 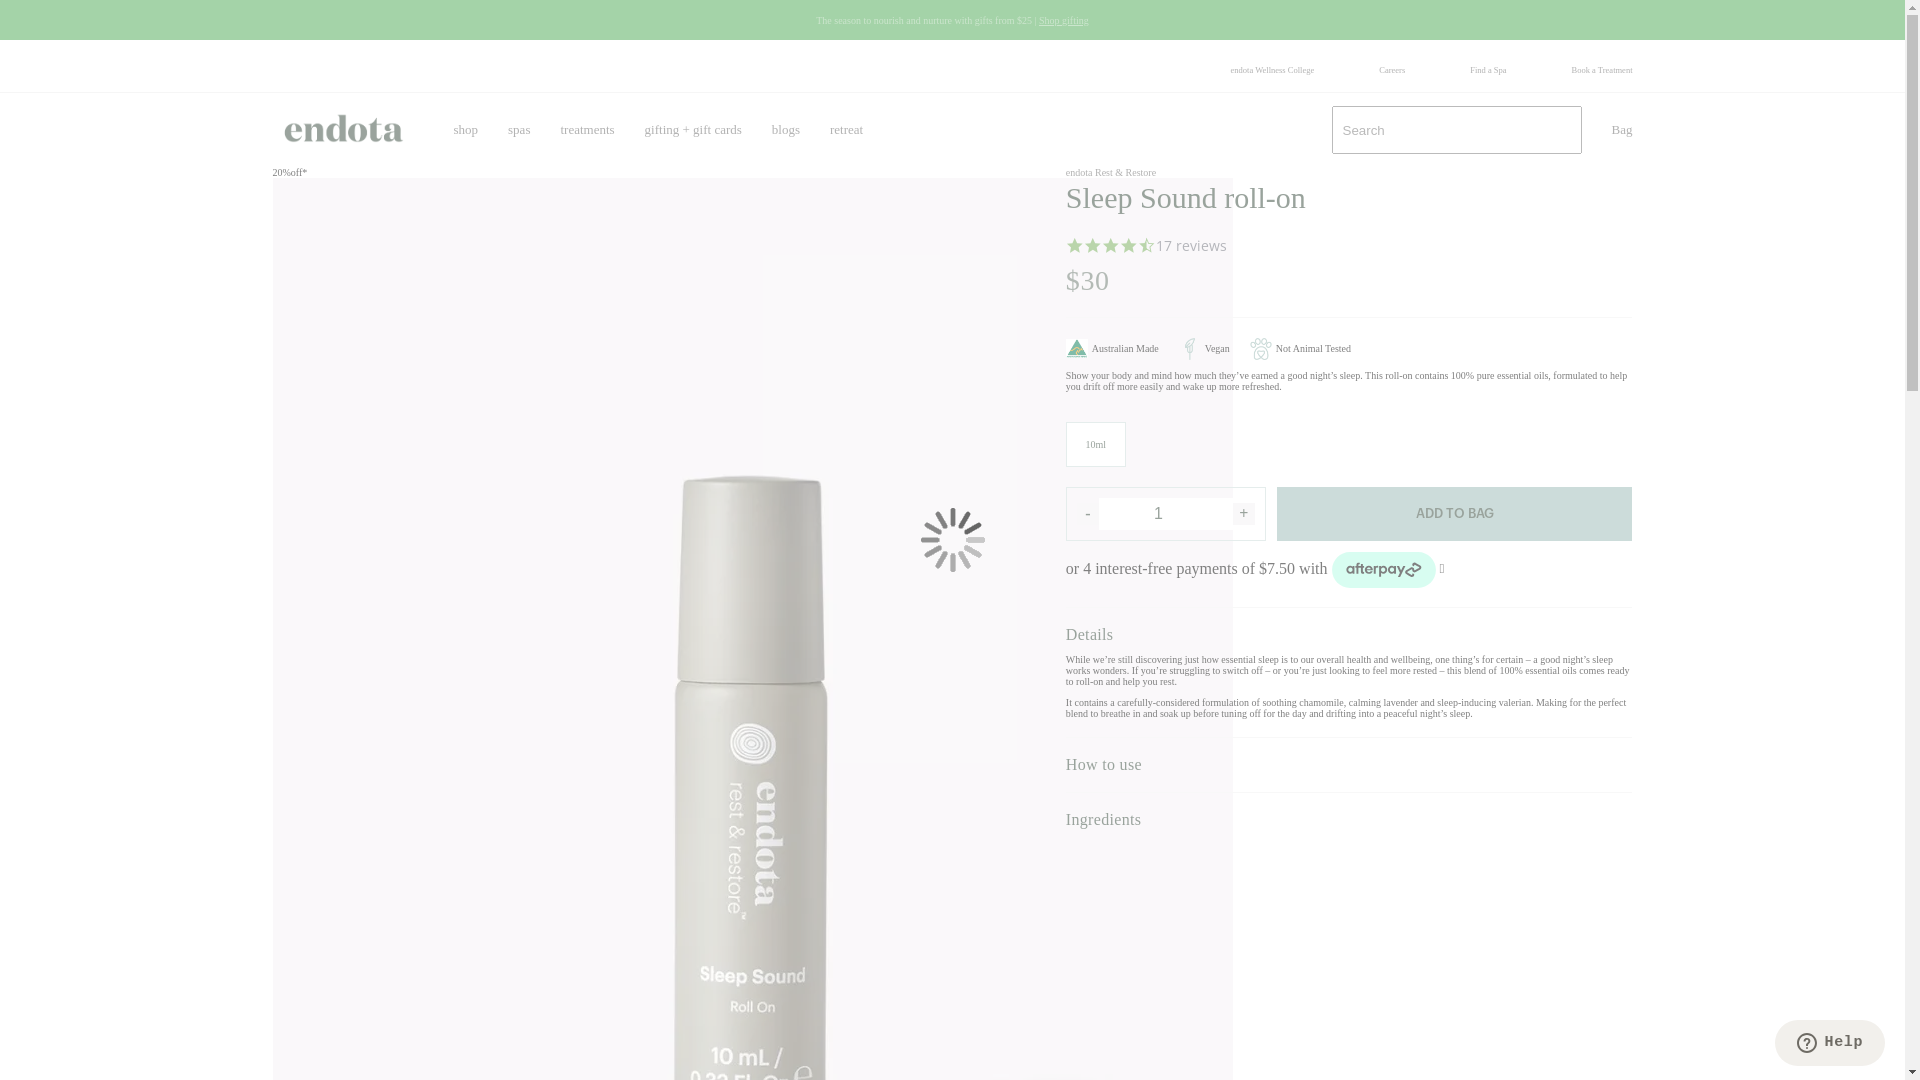 What do you see at coordinates (1271, 68) in the screenshot?
I see `'endota Wellness College'` at bounding box center [1271, 68].